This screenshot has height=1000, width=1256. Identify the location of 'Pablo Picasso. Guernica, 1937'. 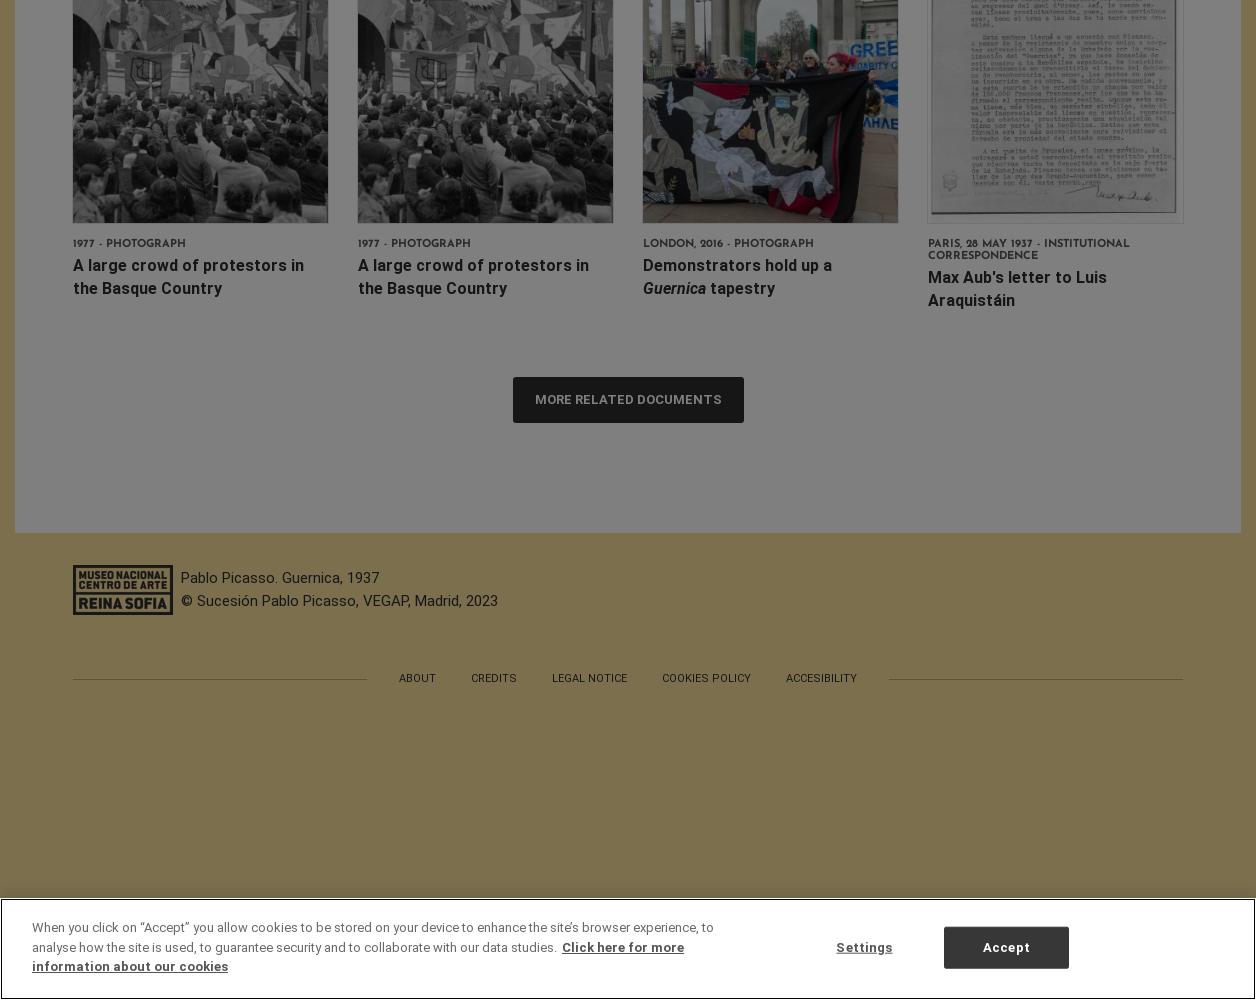
(278, 577).